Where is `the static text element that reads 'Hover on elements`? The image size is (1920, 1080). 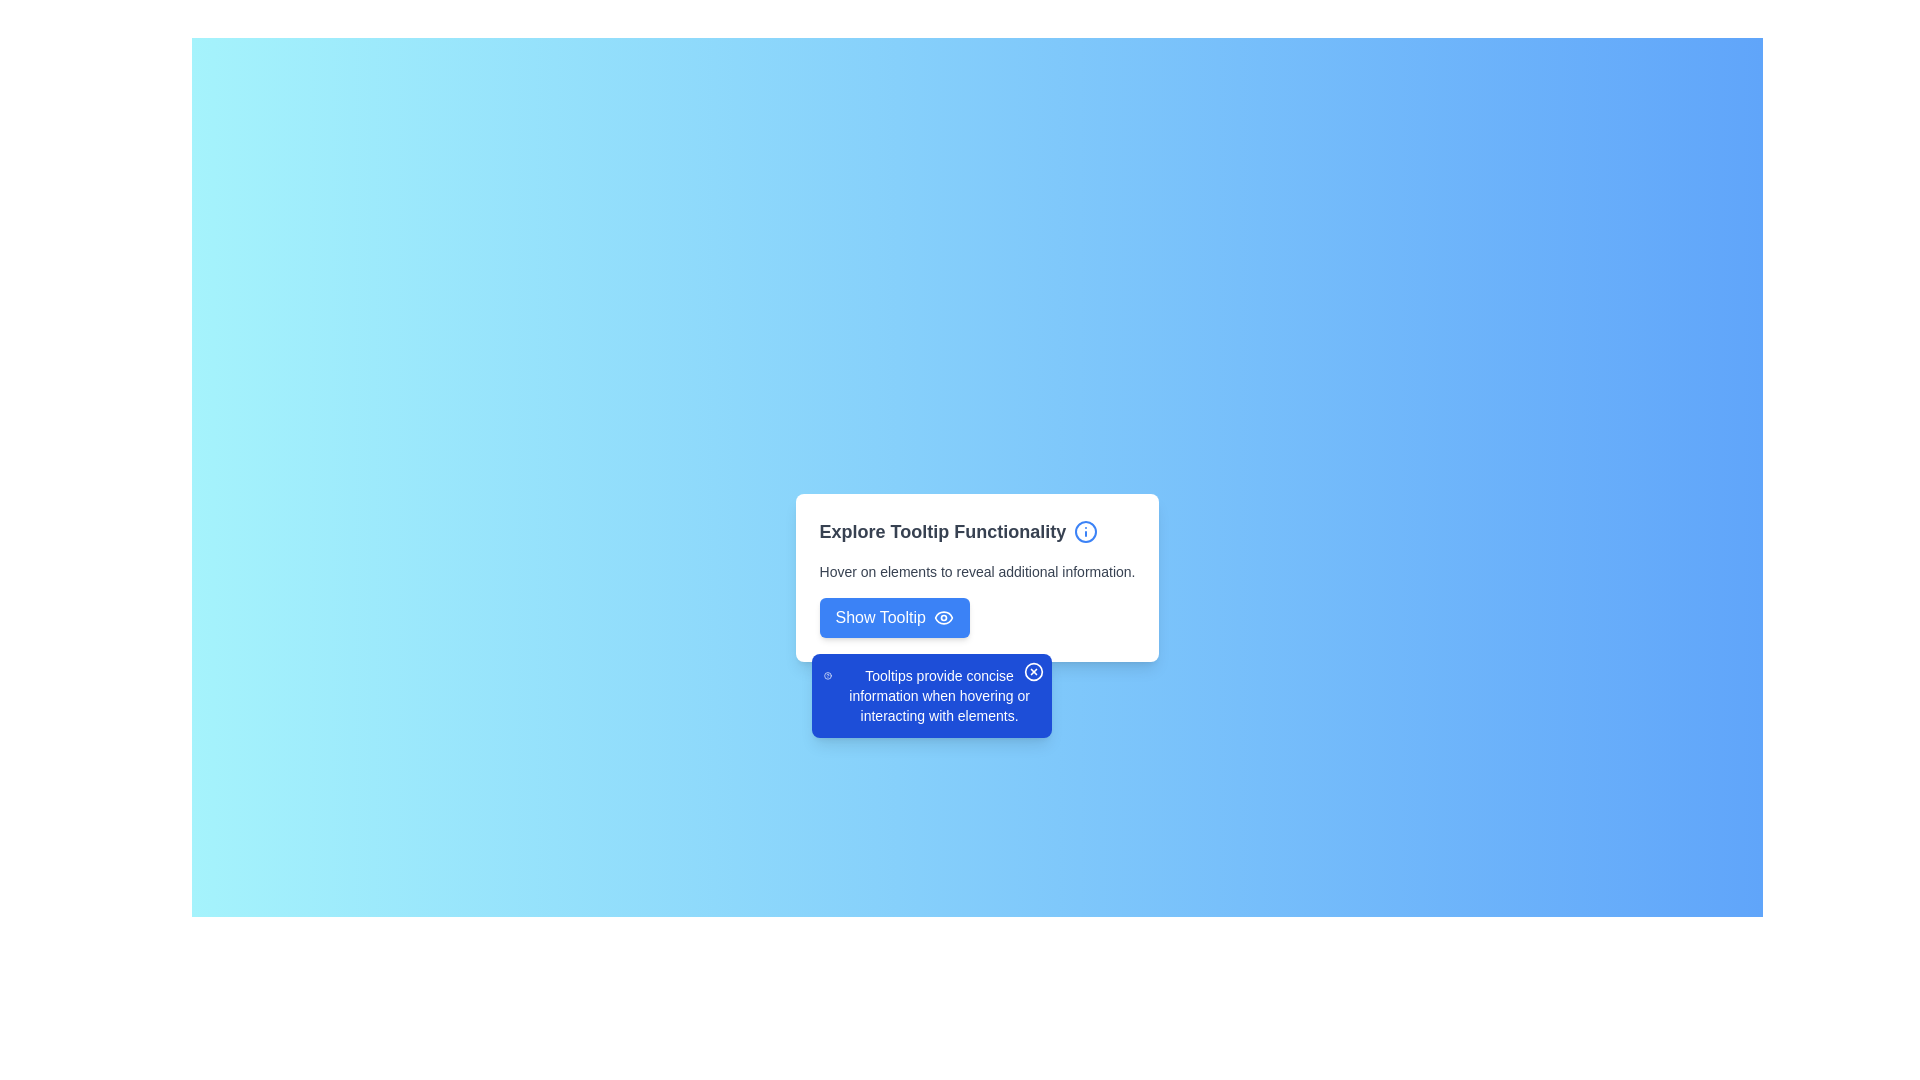 the static text element that reads 'Hover on elements is located at coordinates (977, 571).